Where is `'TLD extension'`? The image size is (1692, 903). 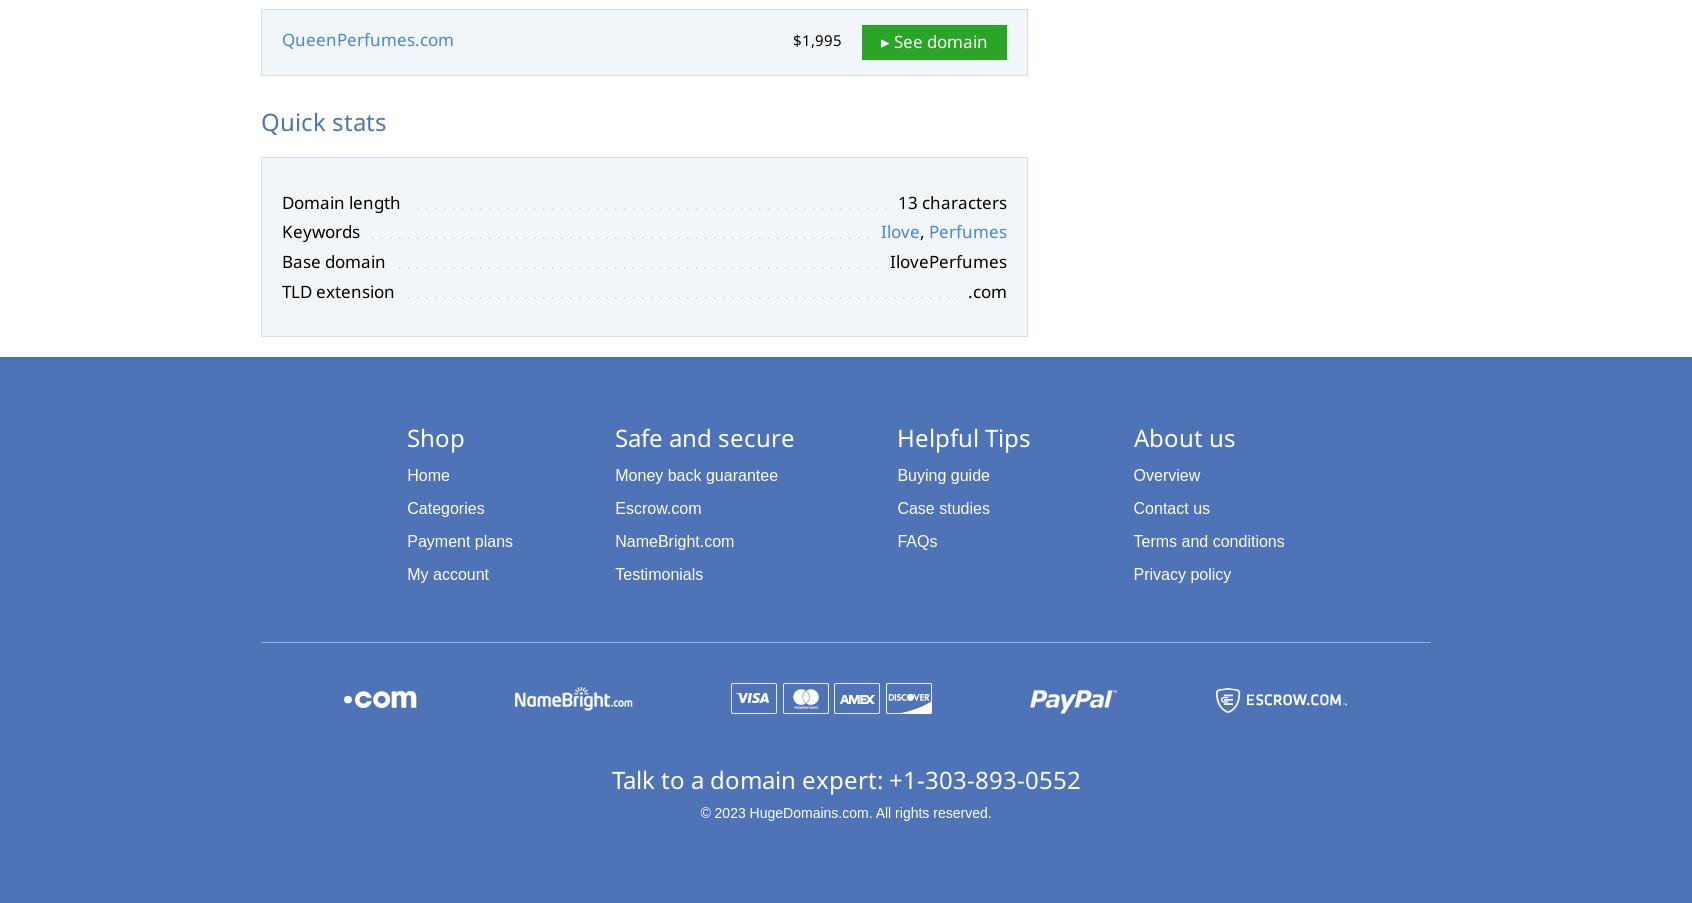
'TLD extension' is located at coordinates (282, 289).